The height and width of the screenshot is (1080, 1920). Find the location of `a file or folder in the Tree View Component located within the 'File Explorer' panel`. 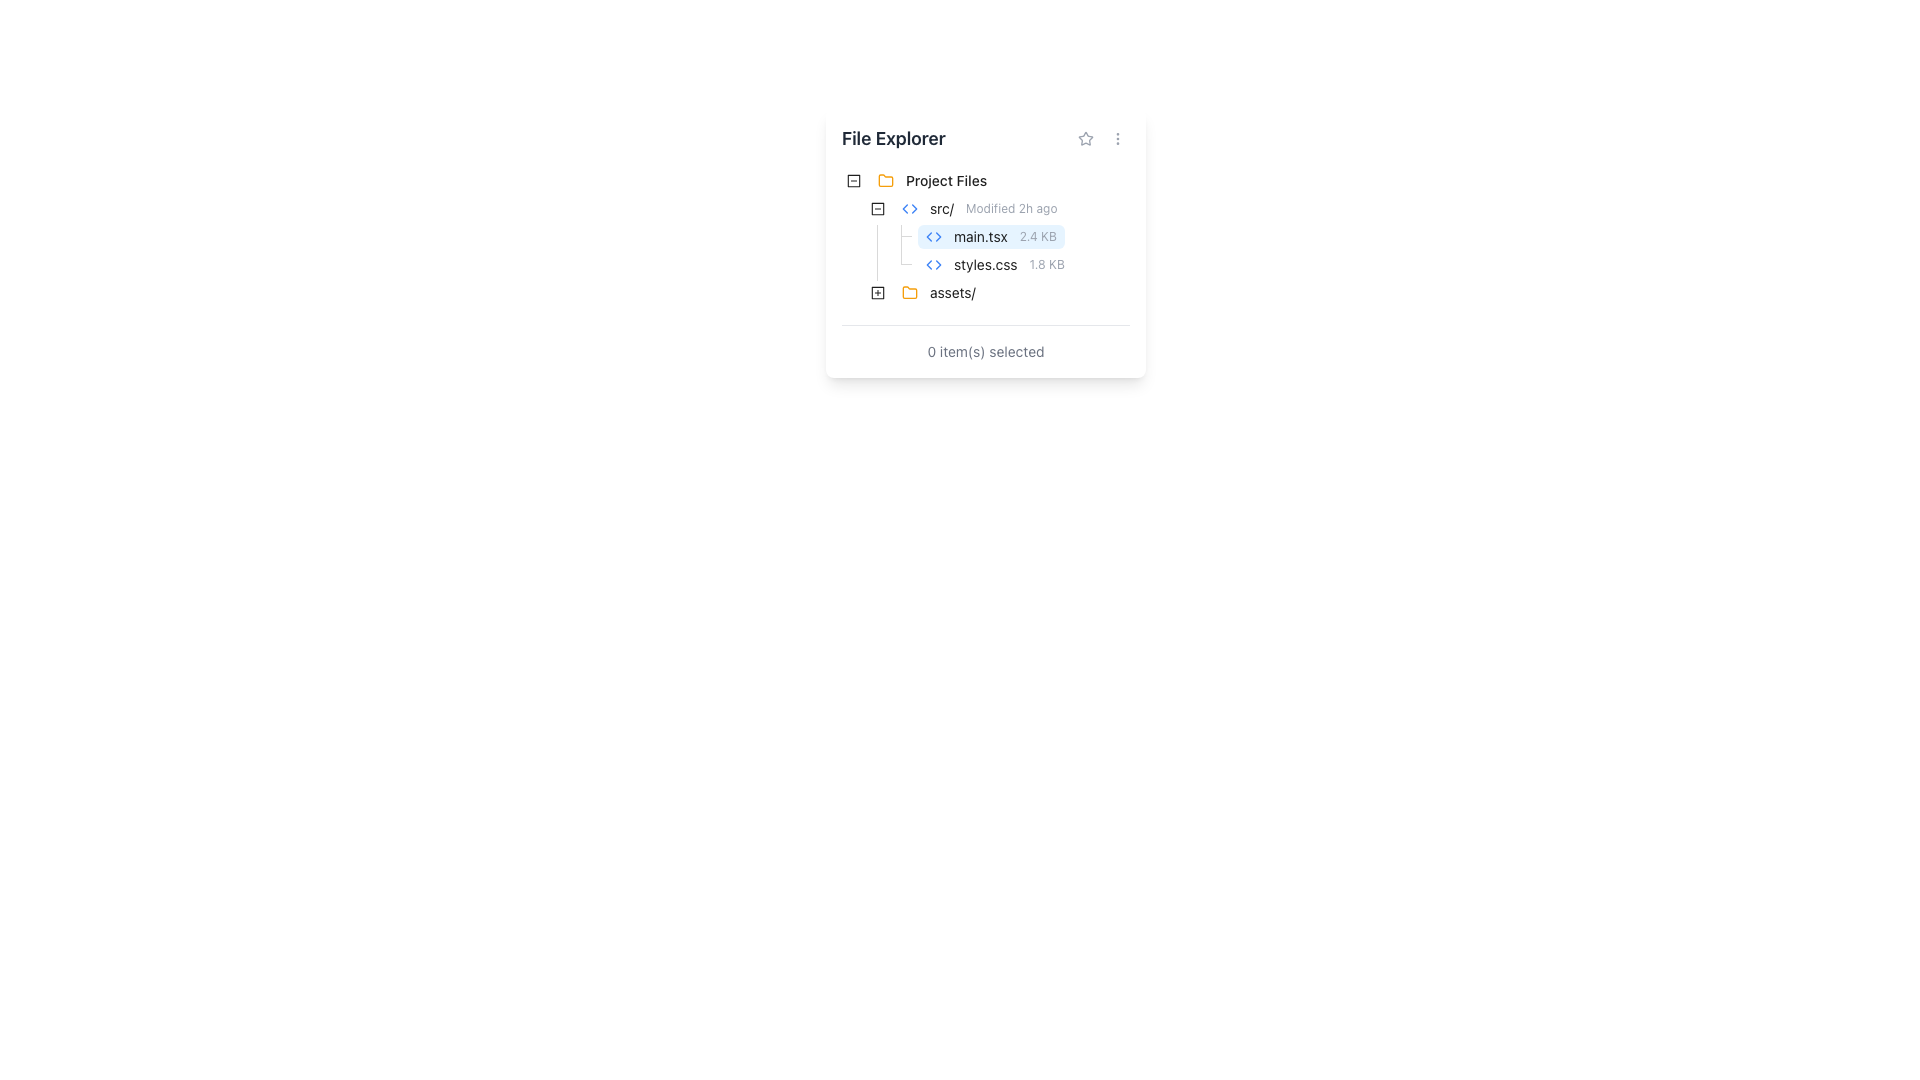

a file or folder in the Tree View Component located within the 'File Explorer' panel is located at coordinates (985, 238).